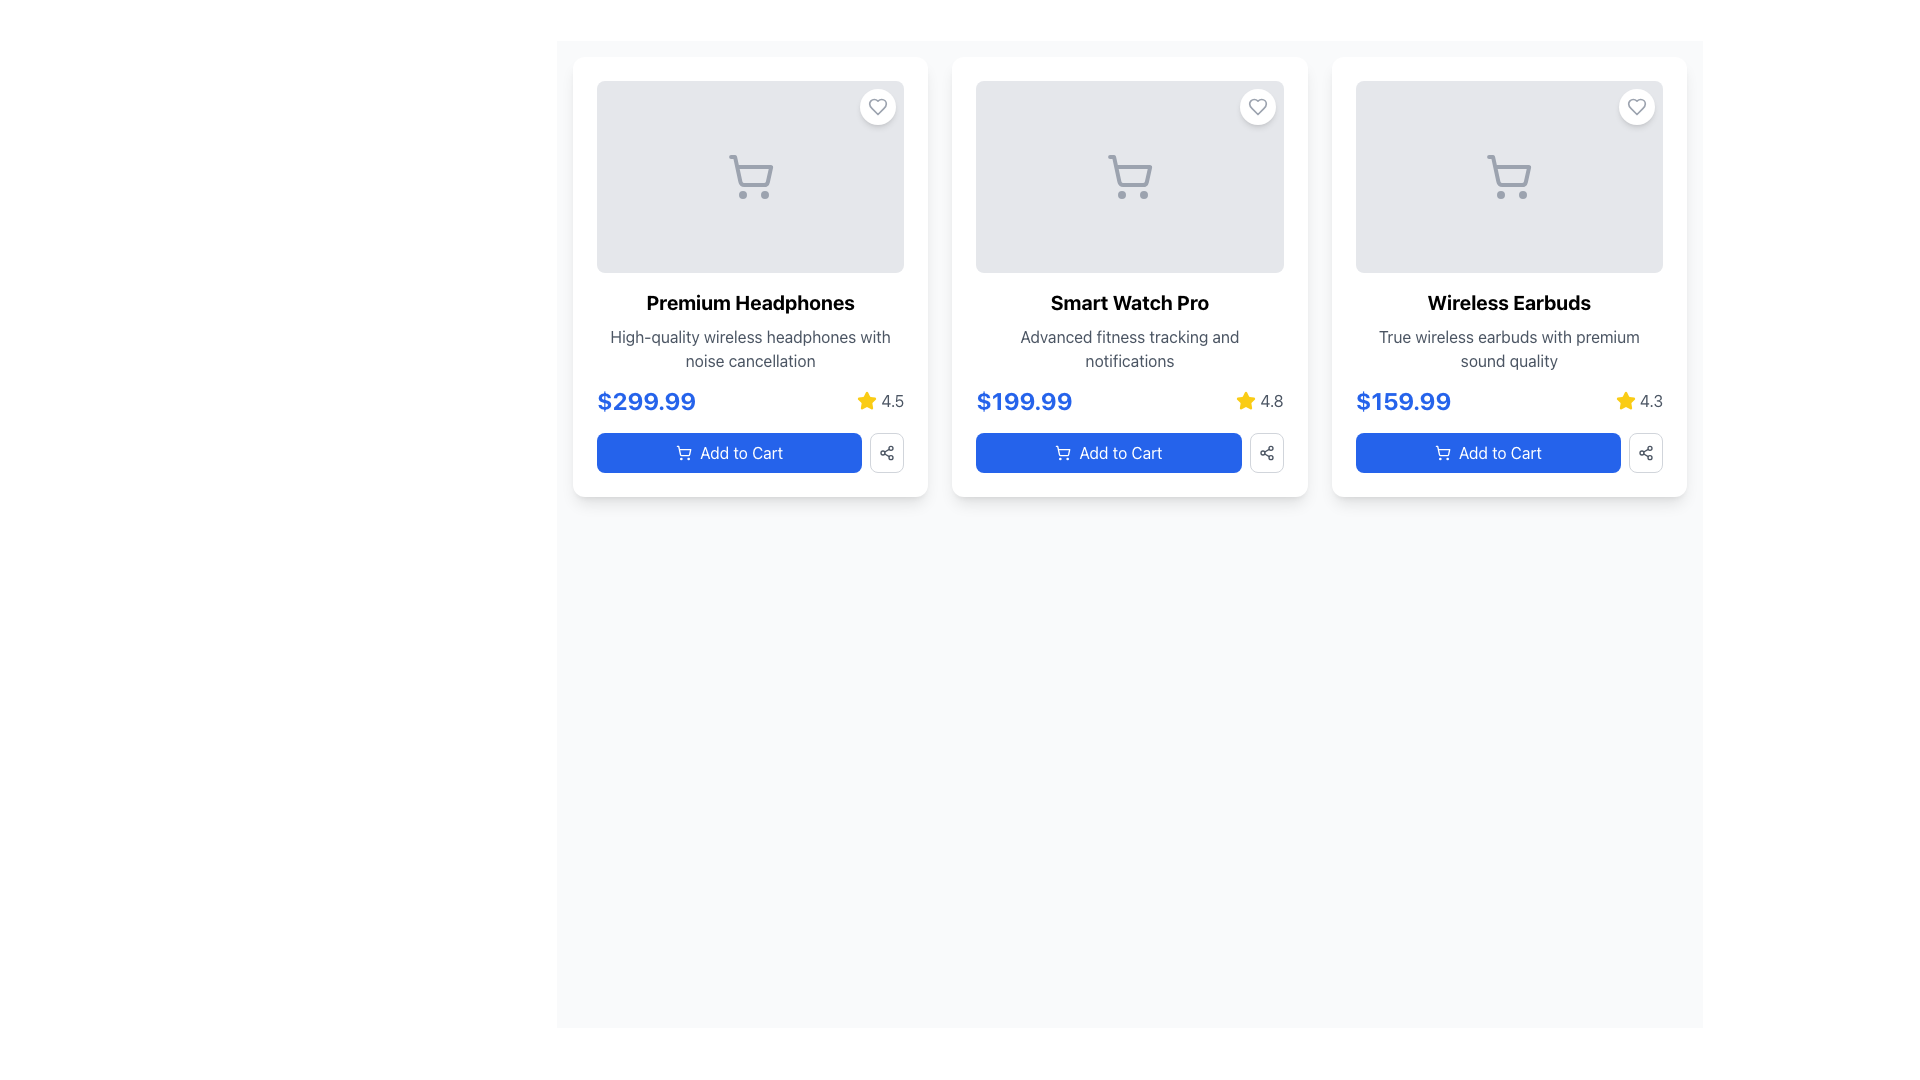 The width and height of the screenshot is (1920, 1080). What do you see at coordinates (1509, 170) in the screenshot?
I see `the shopping cart icon located at the top center of the 'Wireless Earbuds' card component` at bounding box center [1509, 170].